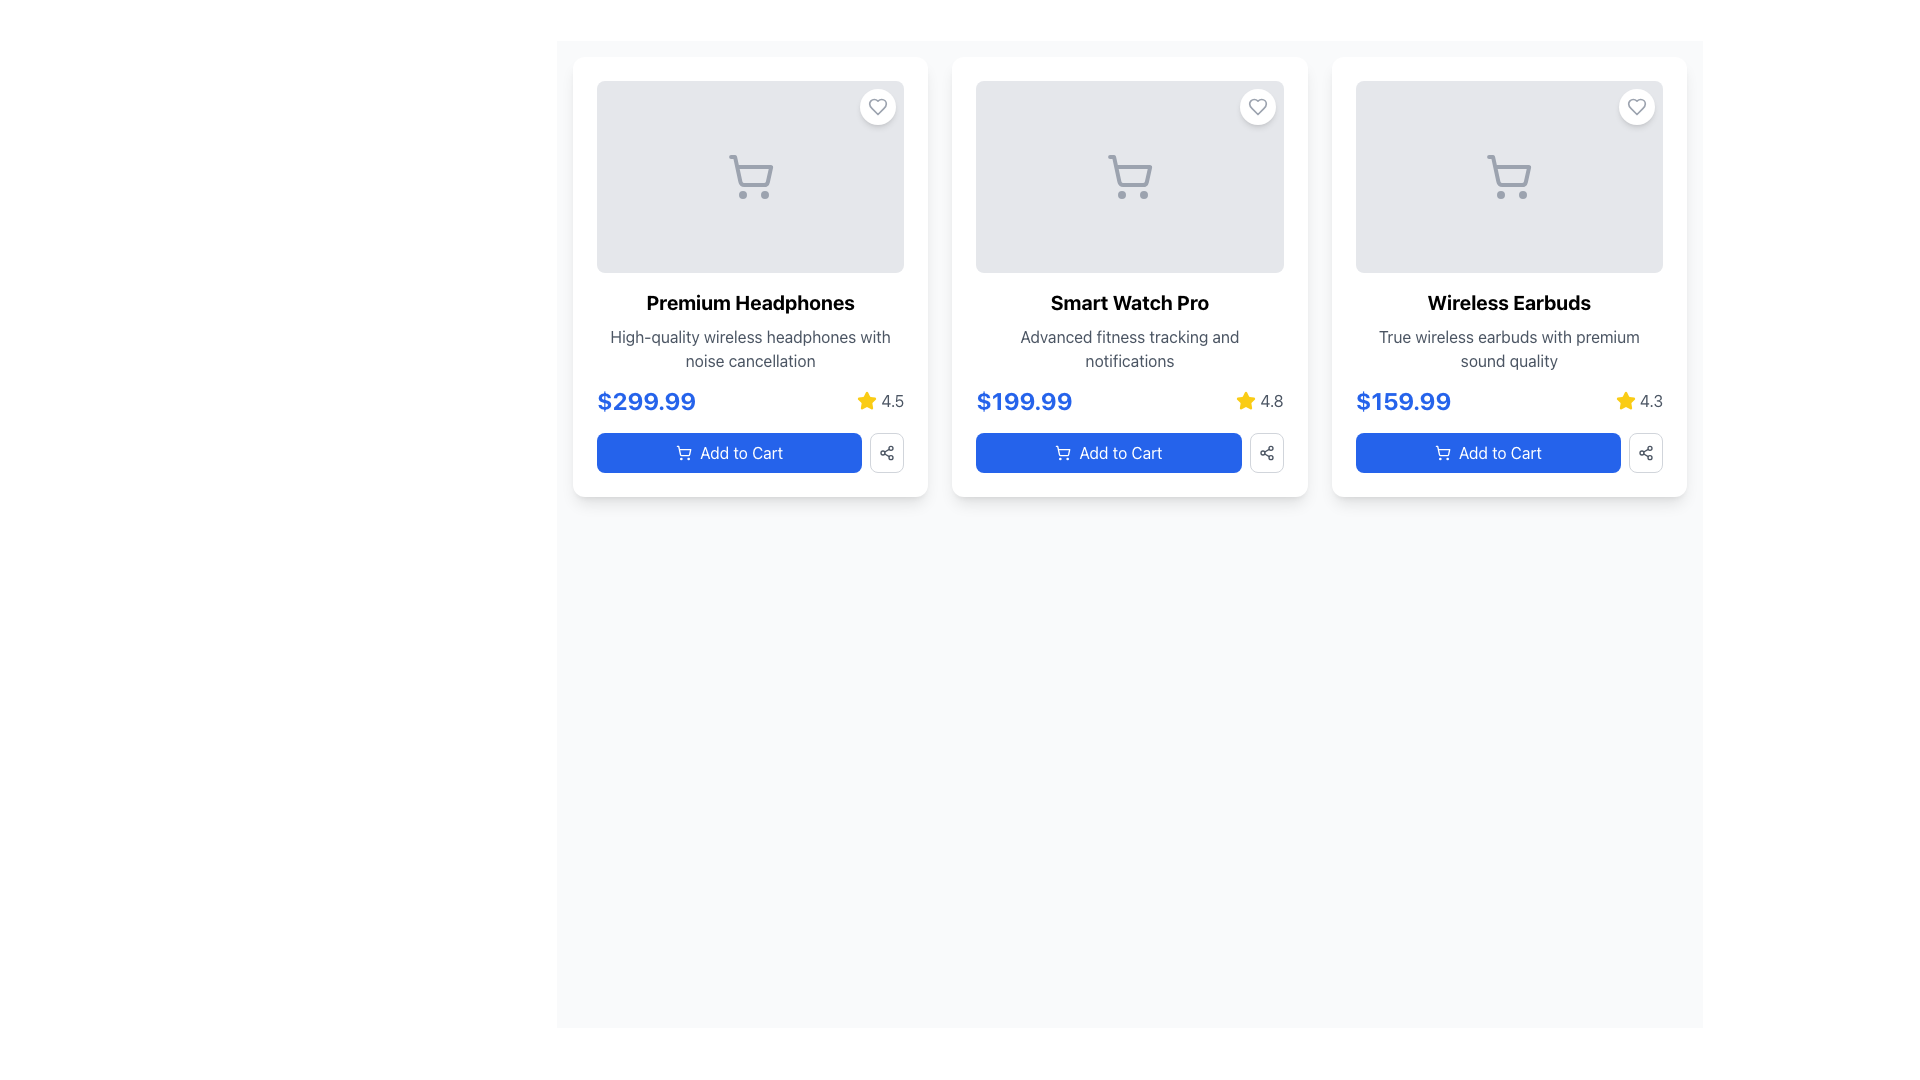 The width and height of the screenshot is (1920, 1080). What do you see at coordinates (1509, 170) in the screenshot?
I see `the shopping cart icon located at the top center of the 'Wireless Earbuds' card component` at bounding box center [1509, 170].